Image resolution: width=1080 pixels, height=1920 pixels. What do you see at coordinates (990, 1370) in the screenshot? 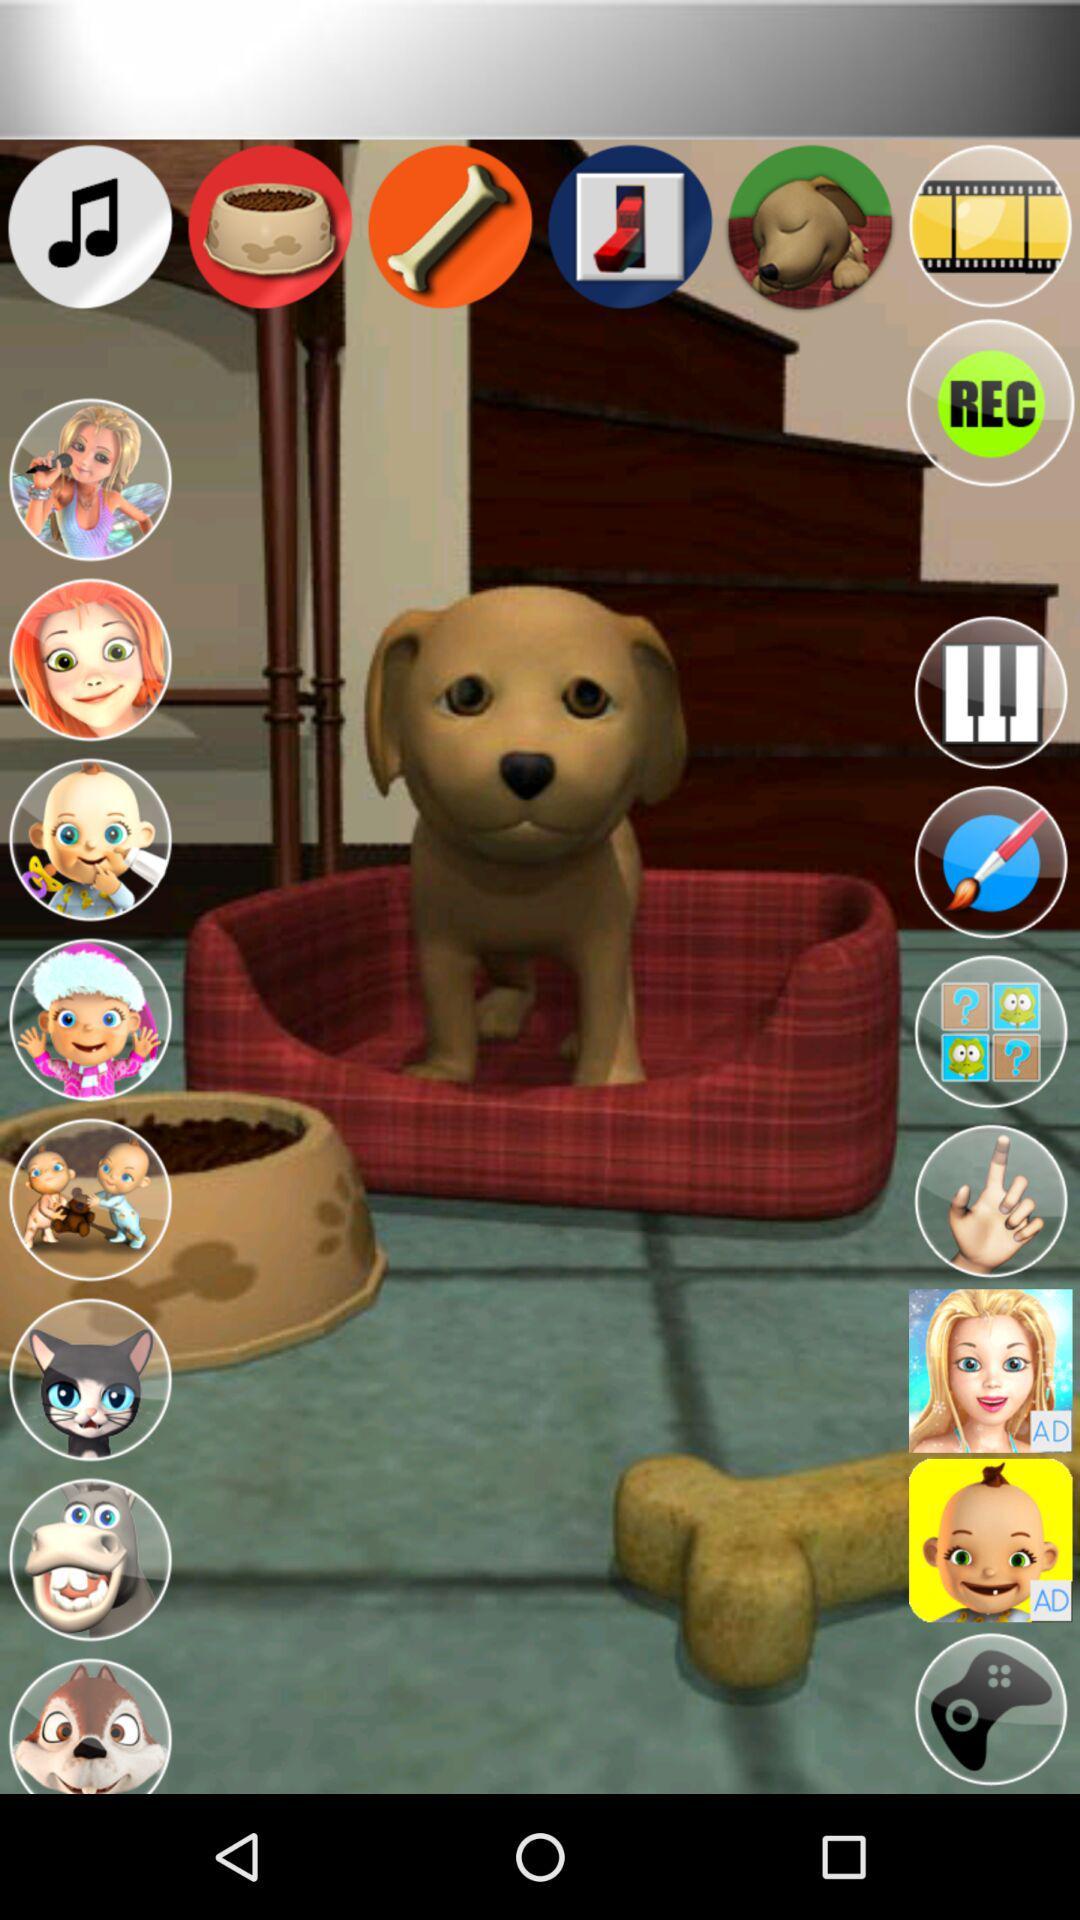
I see `use avatar` at bounding box center [990, 1370].